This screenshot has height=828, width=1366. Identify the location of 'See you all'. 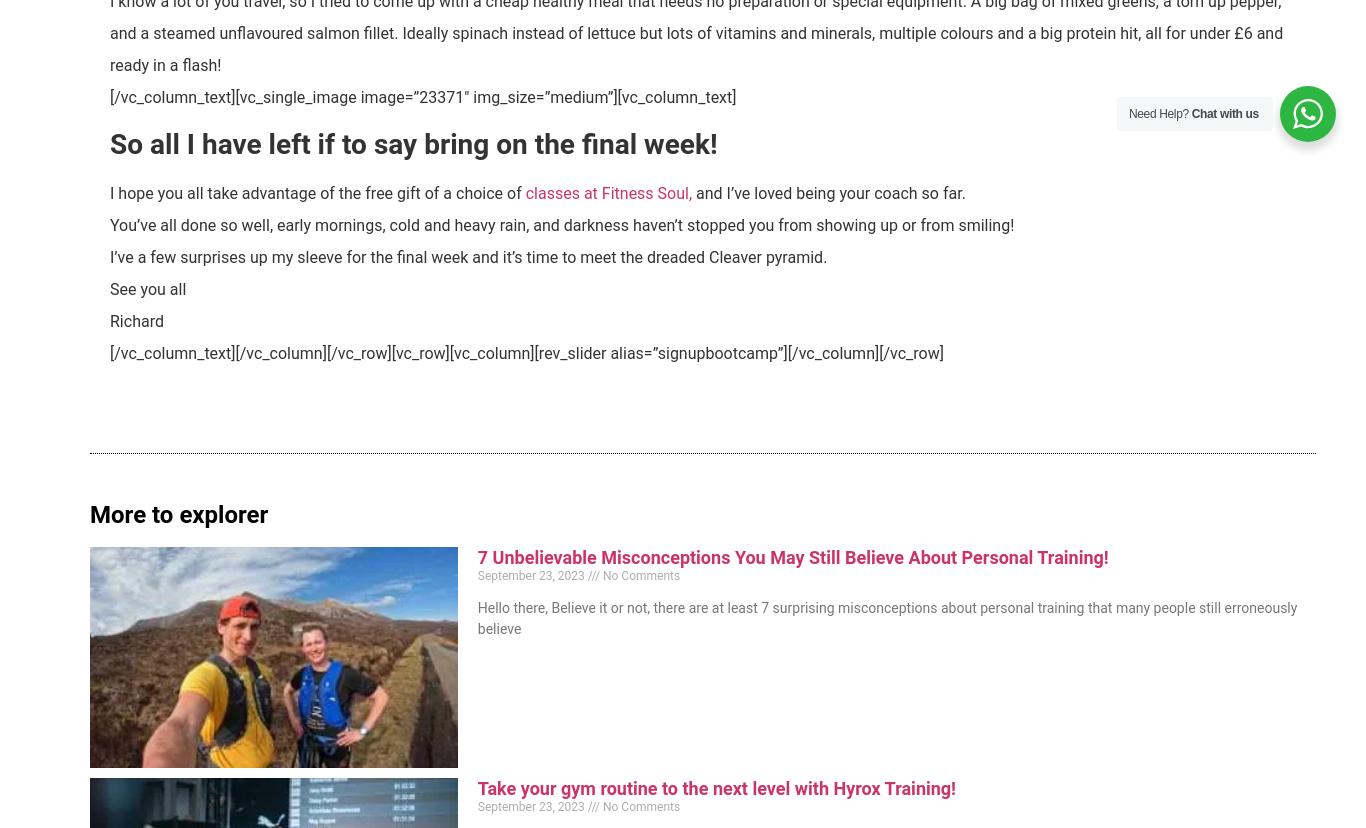
(146, 288).